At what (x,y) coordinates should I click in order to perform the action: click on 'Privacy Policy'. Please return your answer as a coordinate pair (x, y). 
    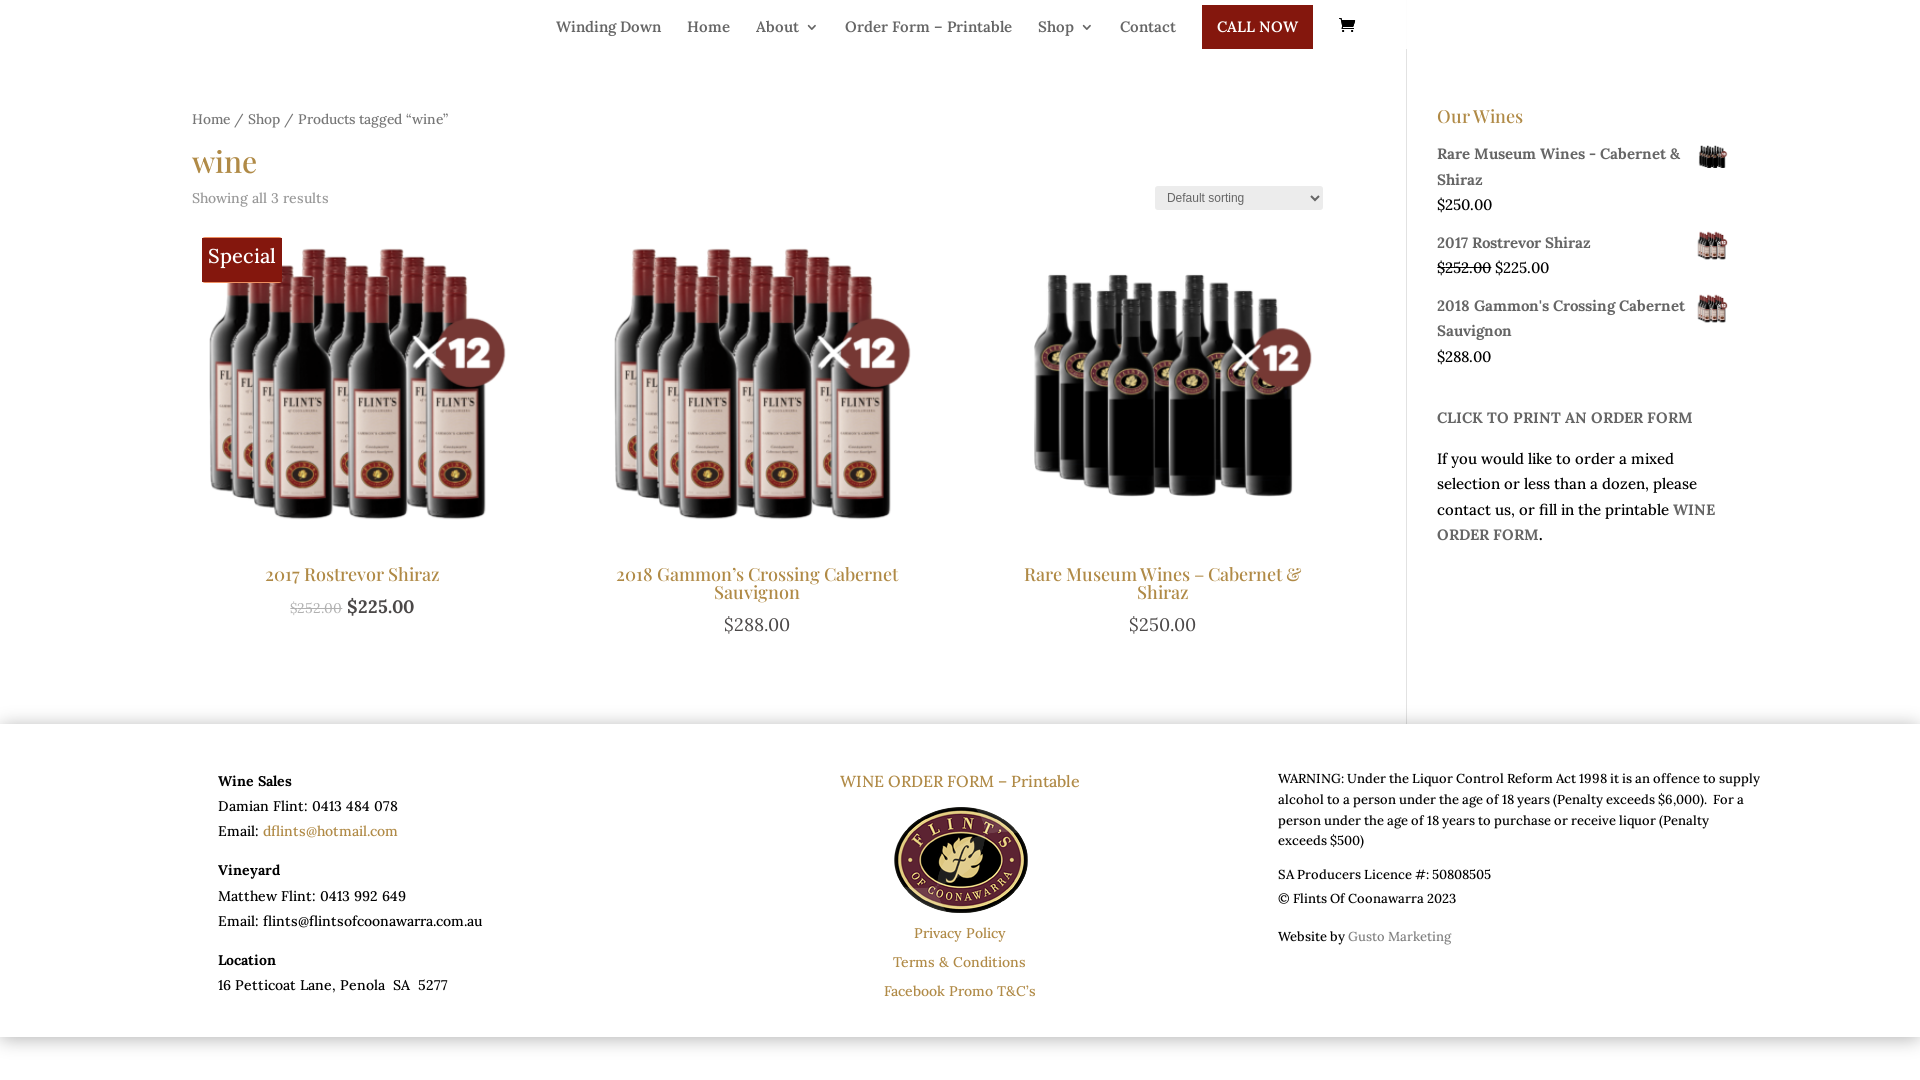
    Looking at the image, I should click on (960, 933).